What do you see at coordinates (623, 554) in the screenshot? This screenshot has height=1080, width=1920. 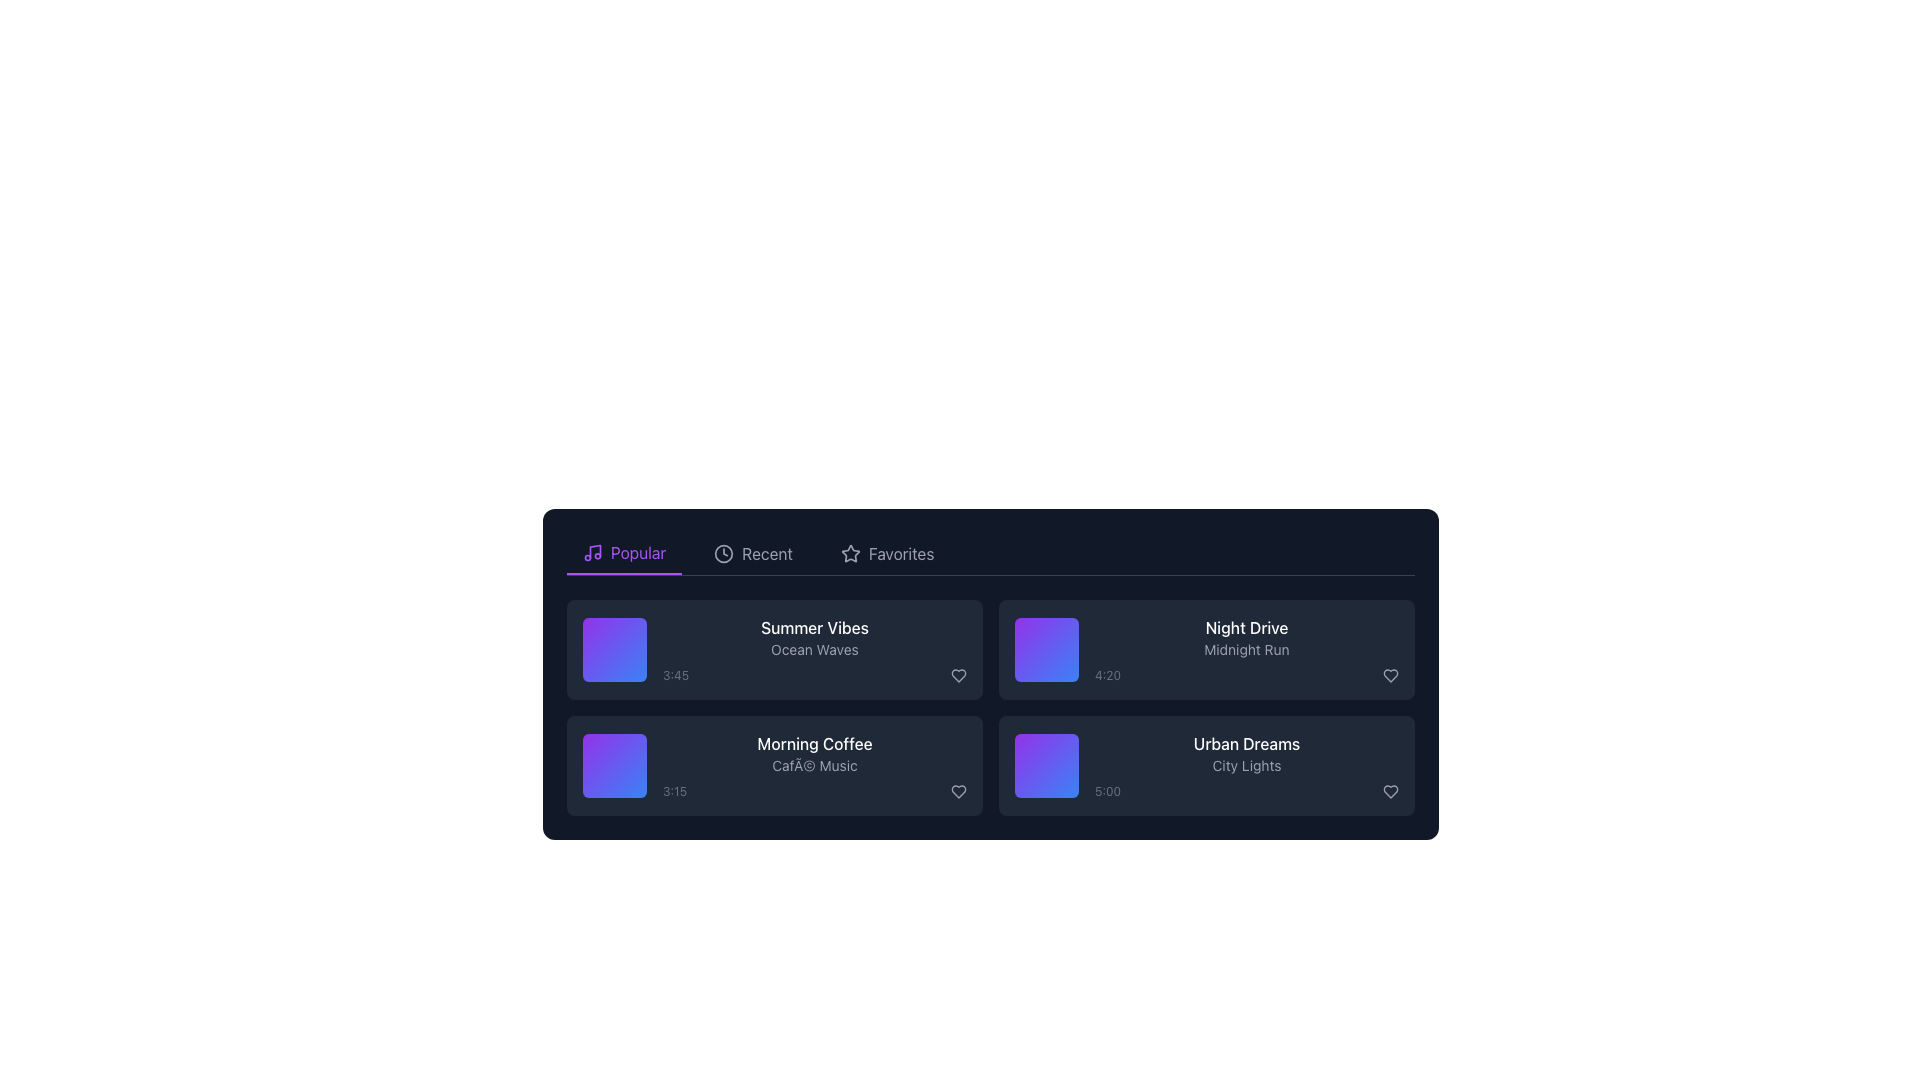 I see `the 'Popular' navigation tab` at bounding box center [623, 554].